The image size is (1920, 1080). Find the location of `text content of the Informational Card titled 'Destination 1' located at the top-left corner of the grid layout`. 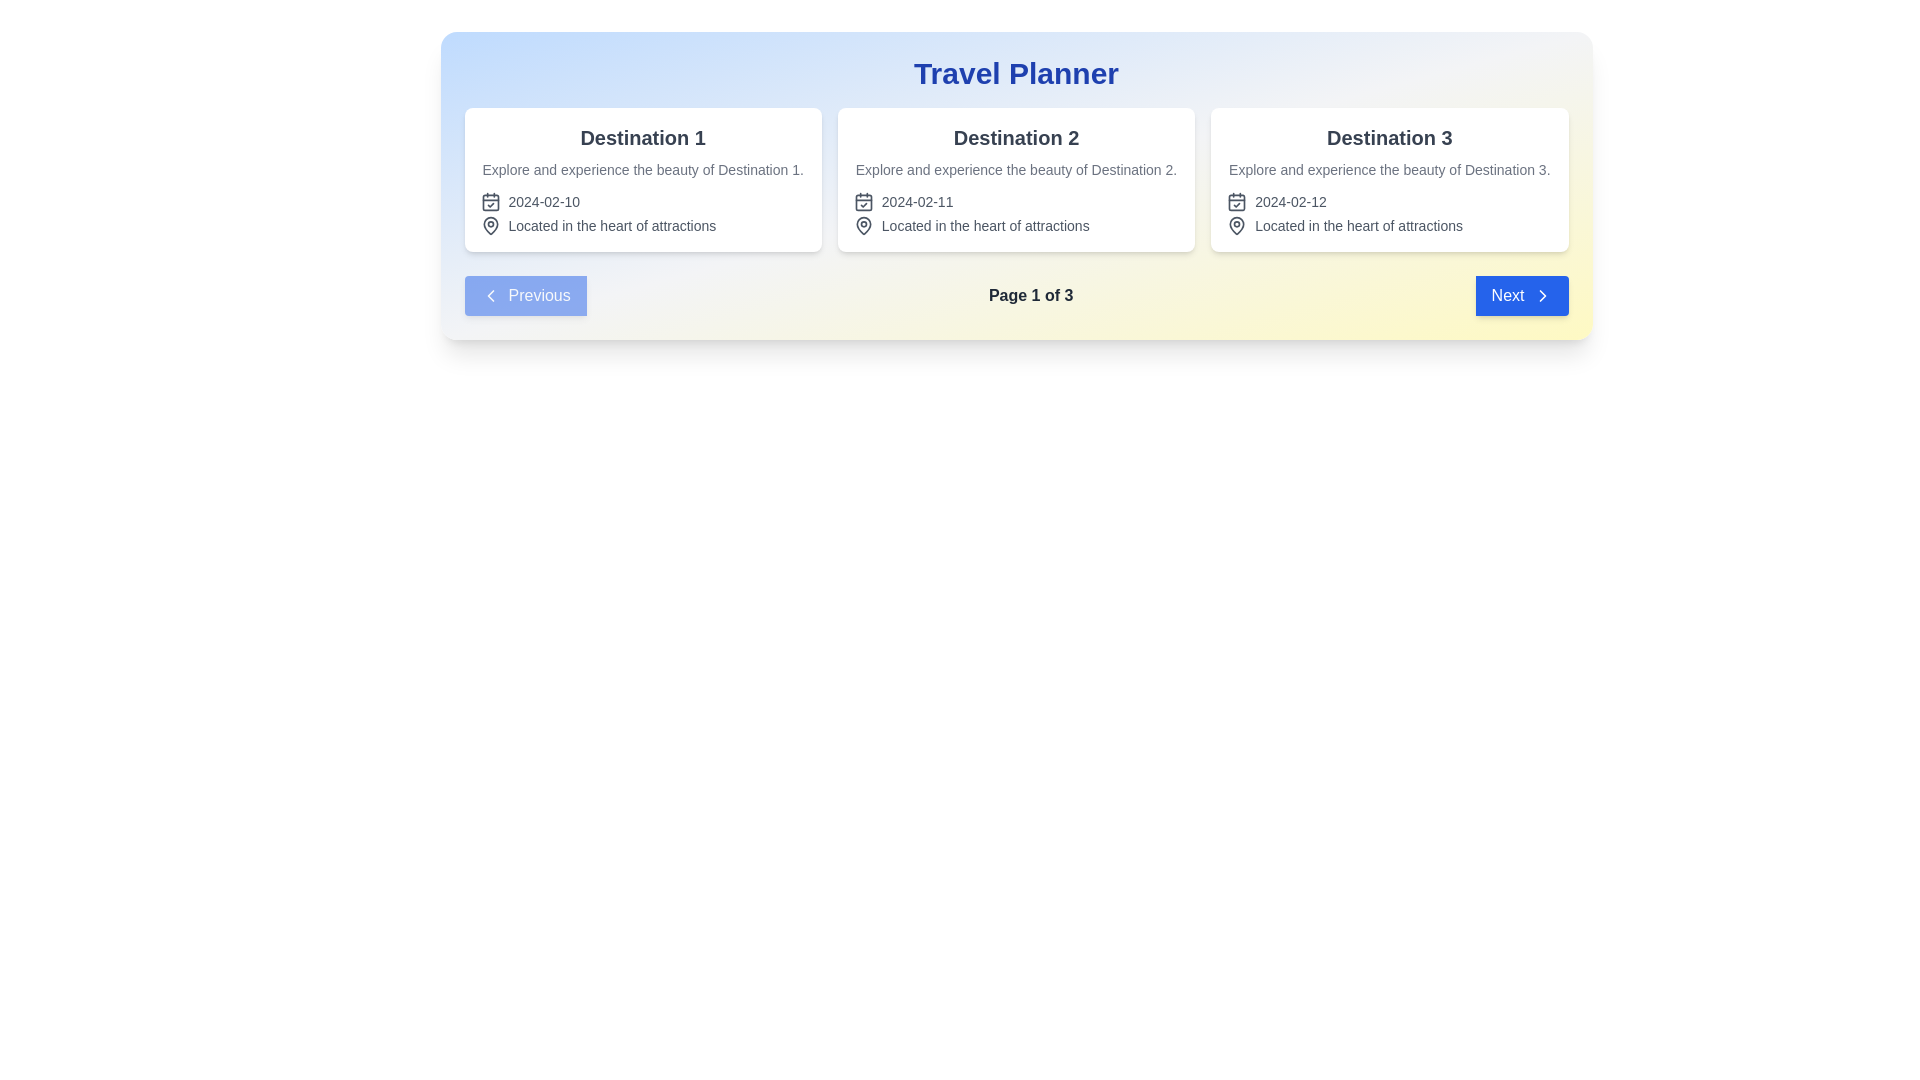

text content of the Informational Card titled 'Destination 1' located at the top-left corner of the grid layout is located at coordinates (643, 180).